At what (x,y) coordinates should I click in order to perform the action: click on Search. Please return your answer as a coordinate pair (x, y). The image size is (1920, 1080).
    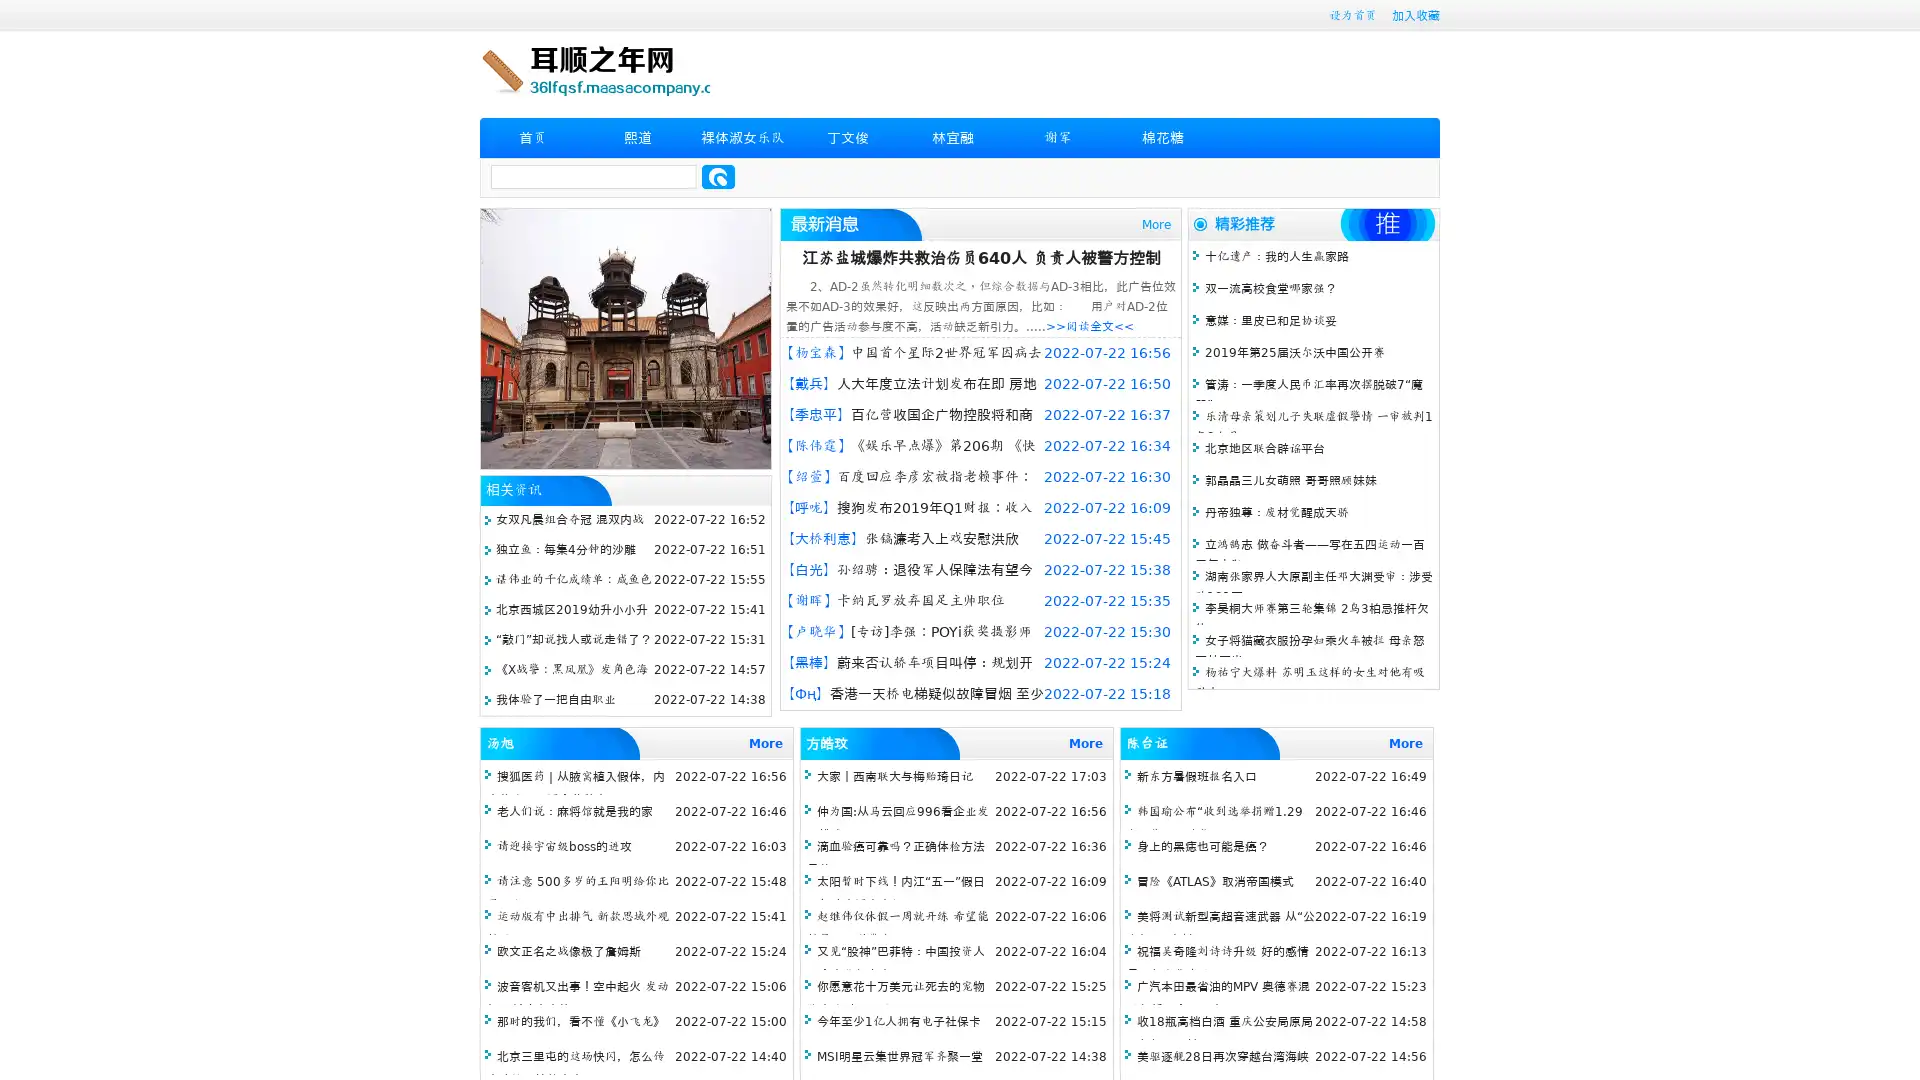
    Looking at the image, I should click on (718, 176).